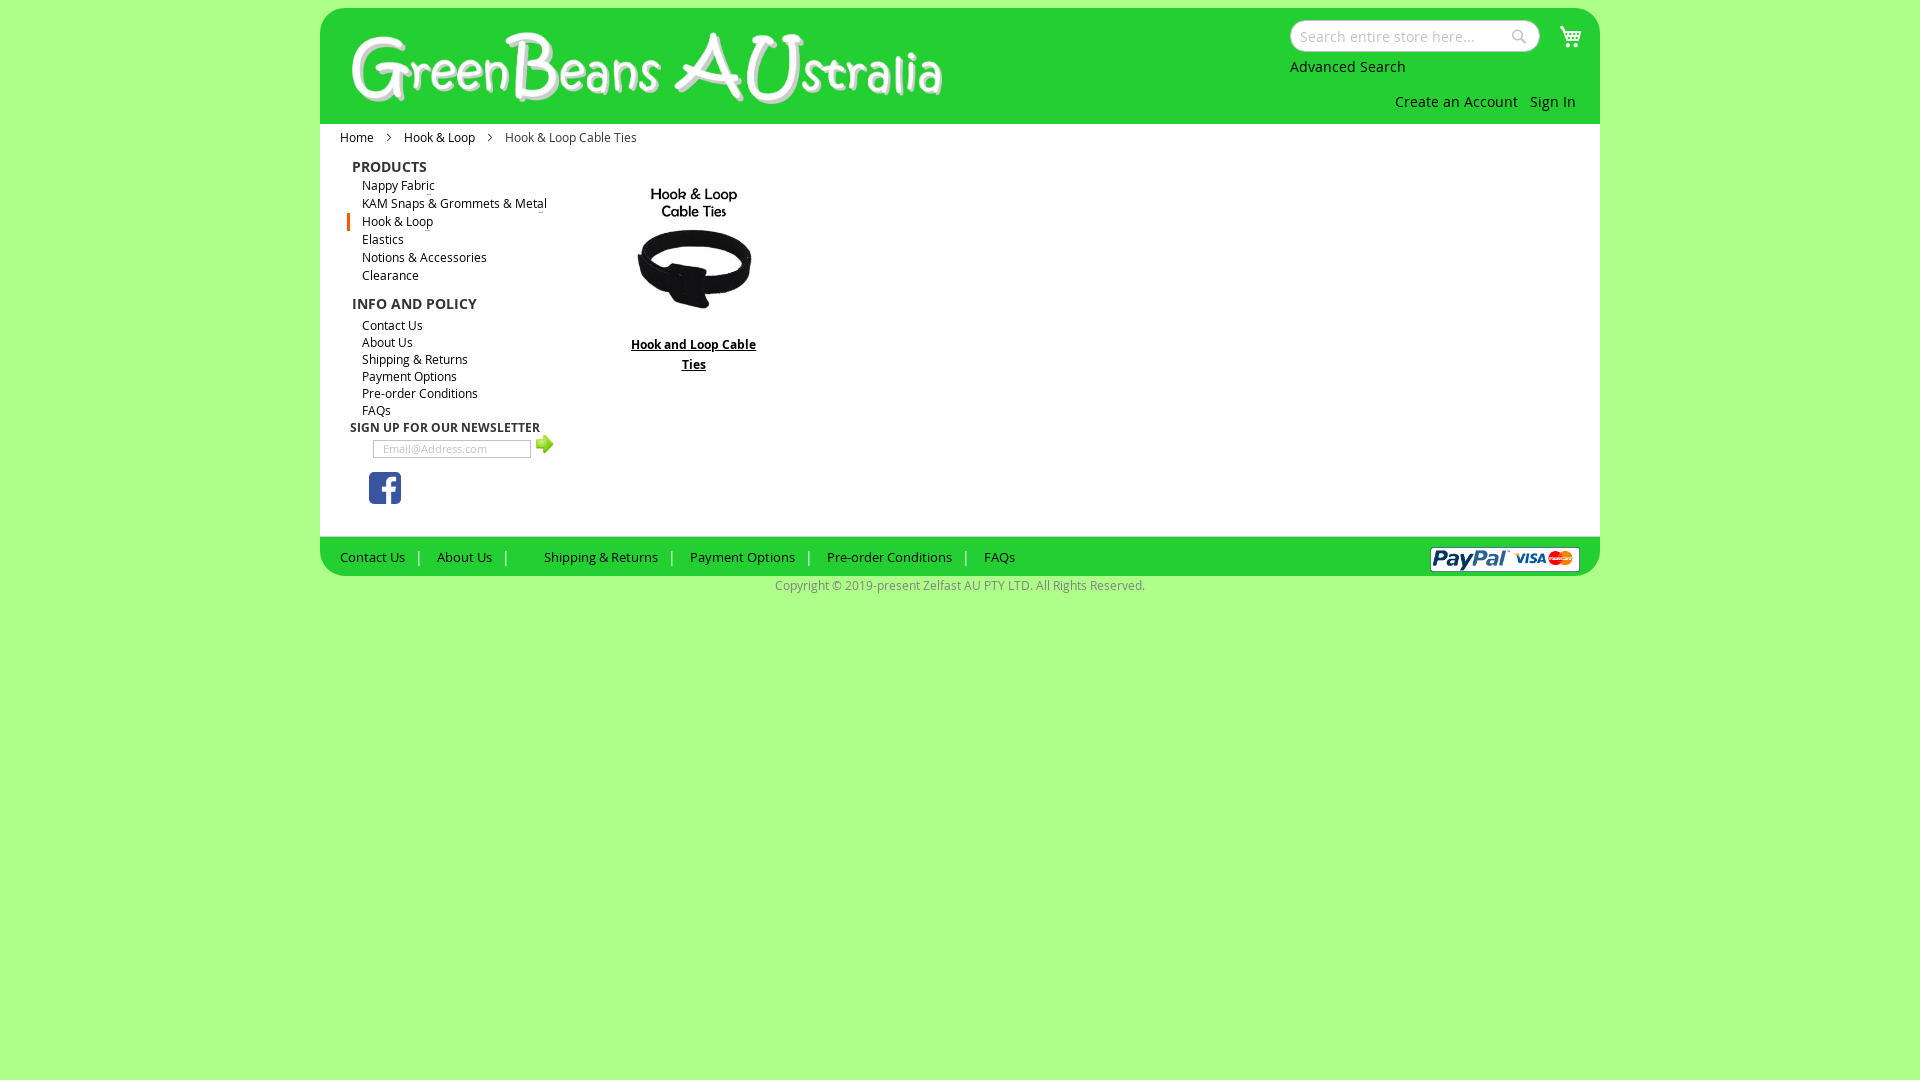 This screenshot has width=1920, height=1080. Describe the element at coordinates (629, 353) in the screenshot. I see `'Hook and Loop Cable Ties'` at that location.